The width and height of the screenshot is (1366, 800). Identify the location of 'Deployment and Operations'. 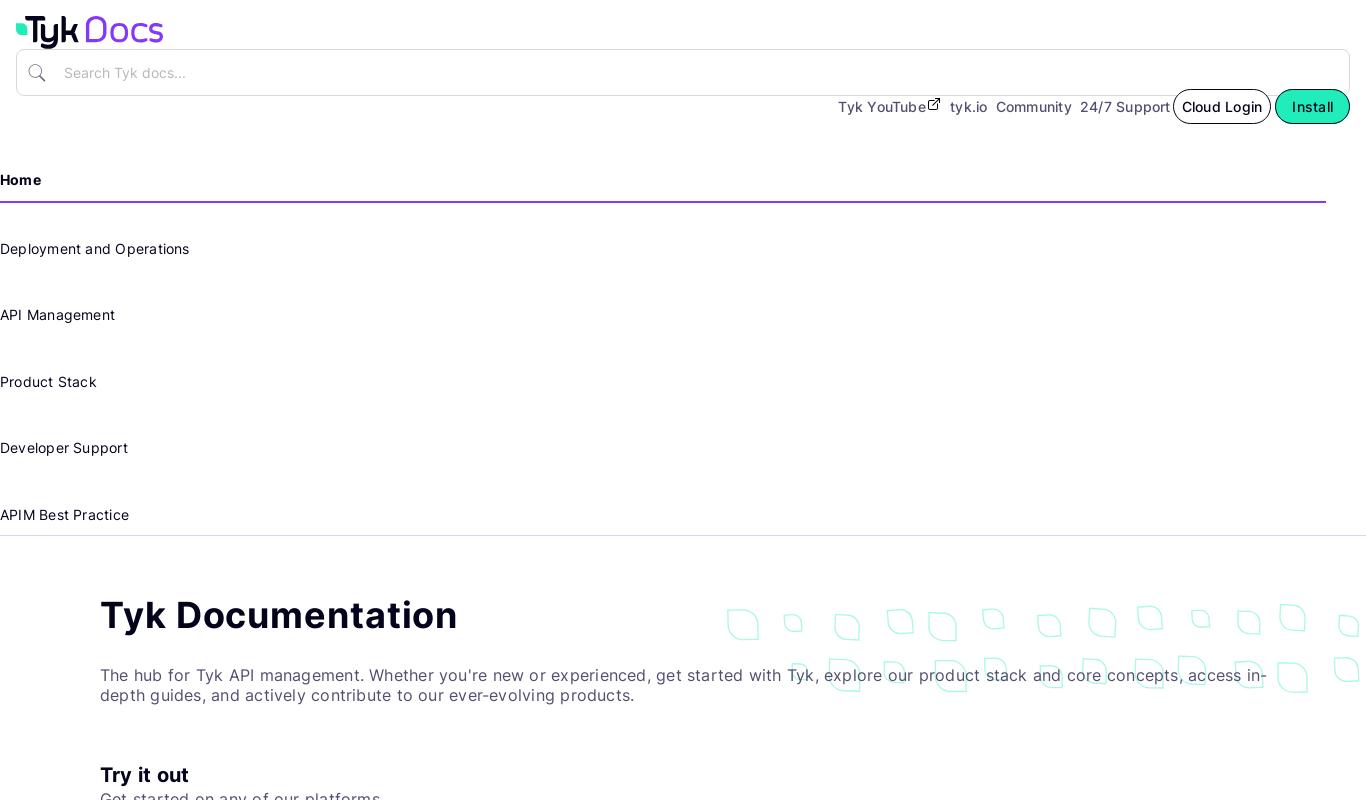
(94, 246).